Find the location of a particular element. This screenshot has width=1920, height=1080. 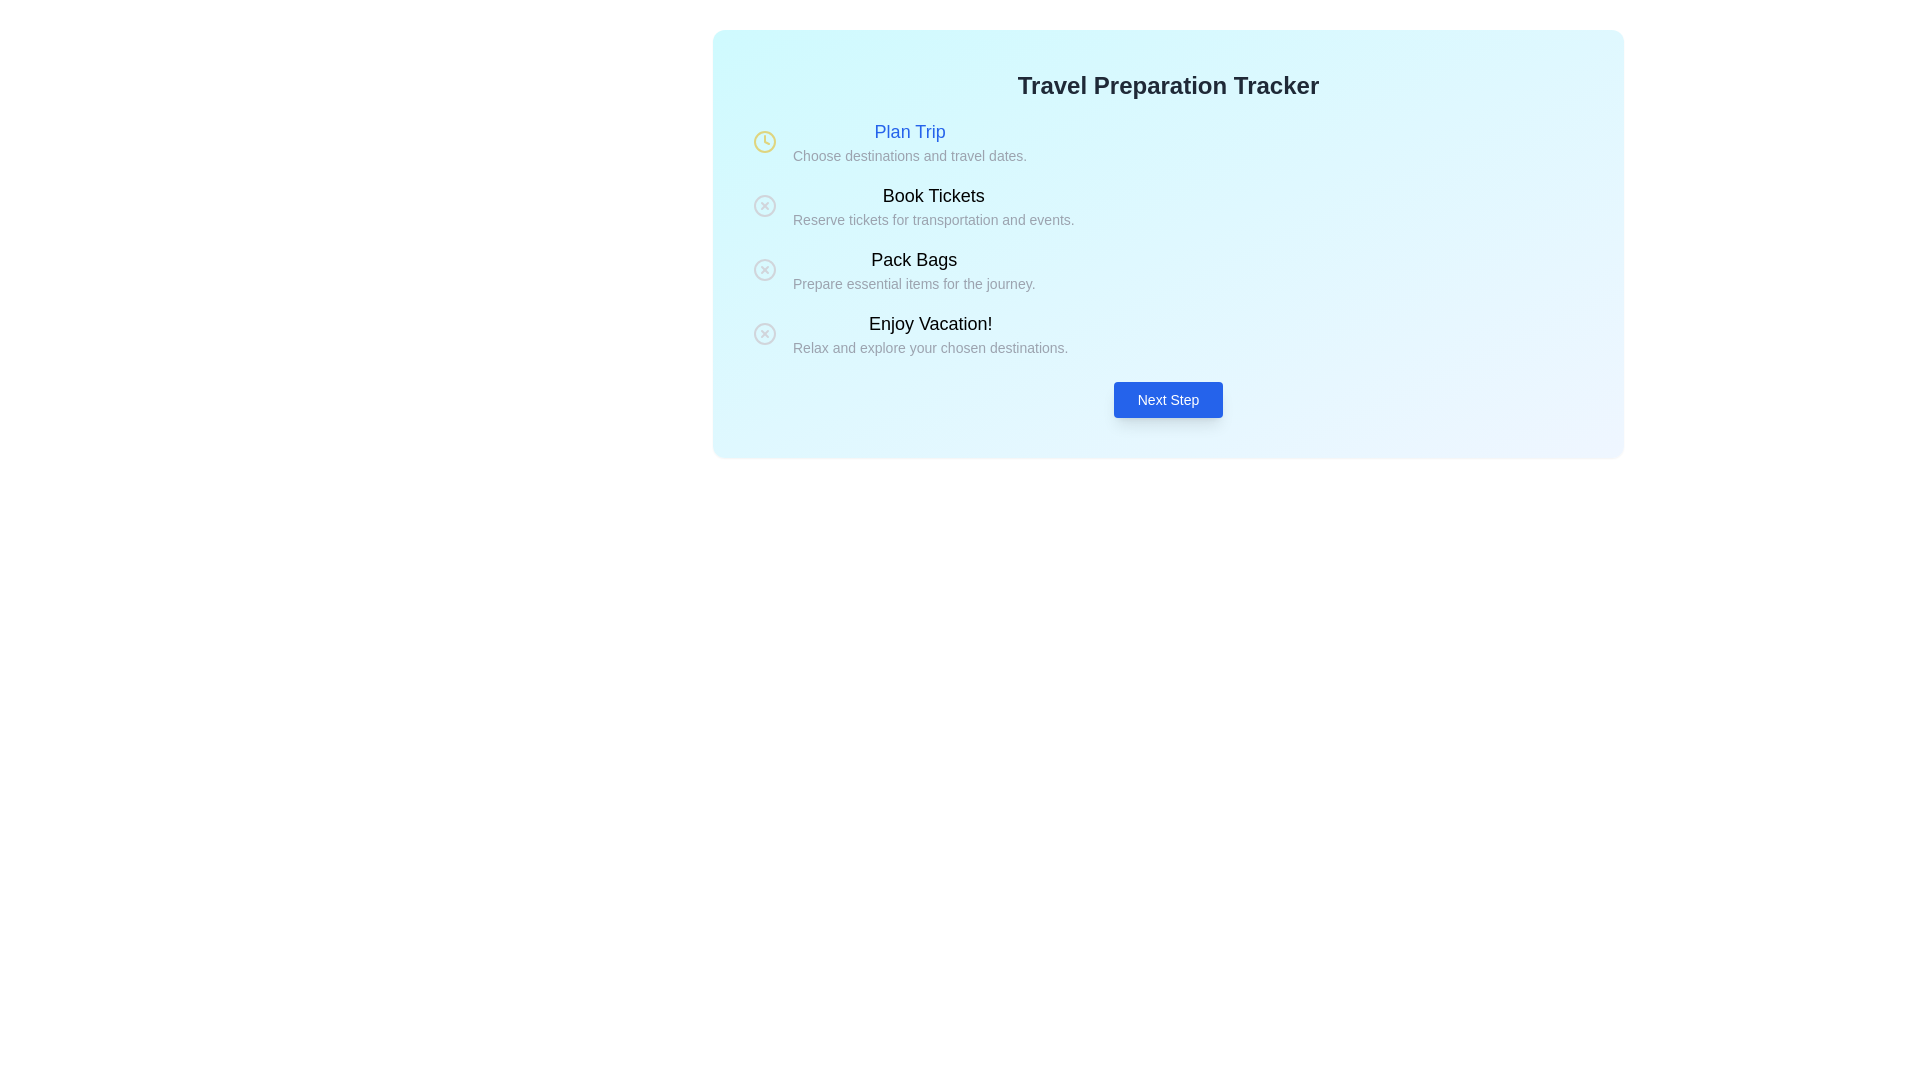

the steps in the travel preparation tracker component is located at coordinates (1168, 237).